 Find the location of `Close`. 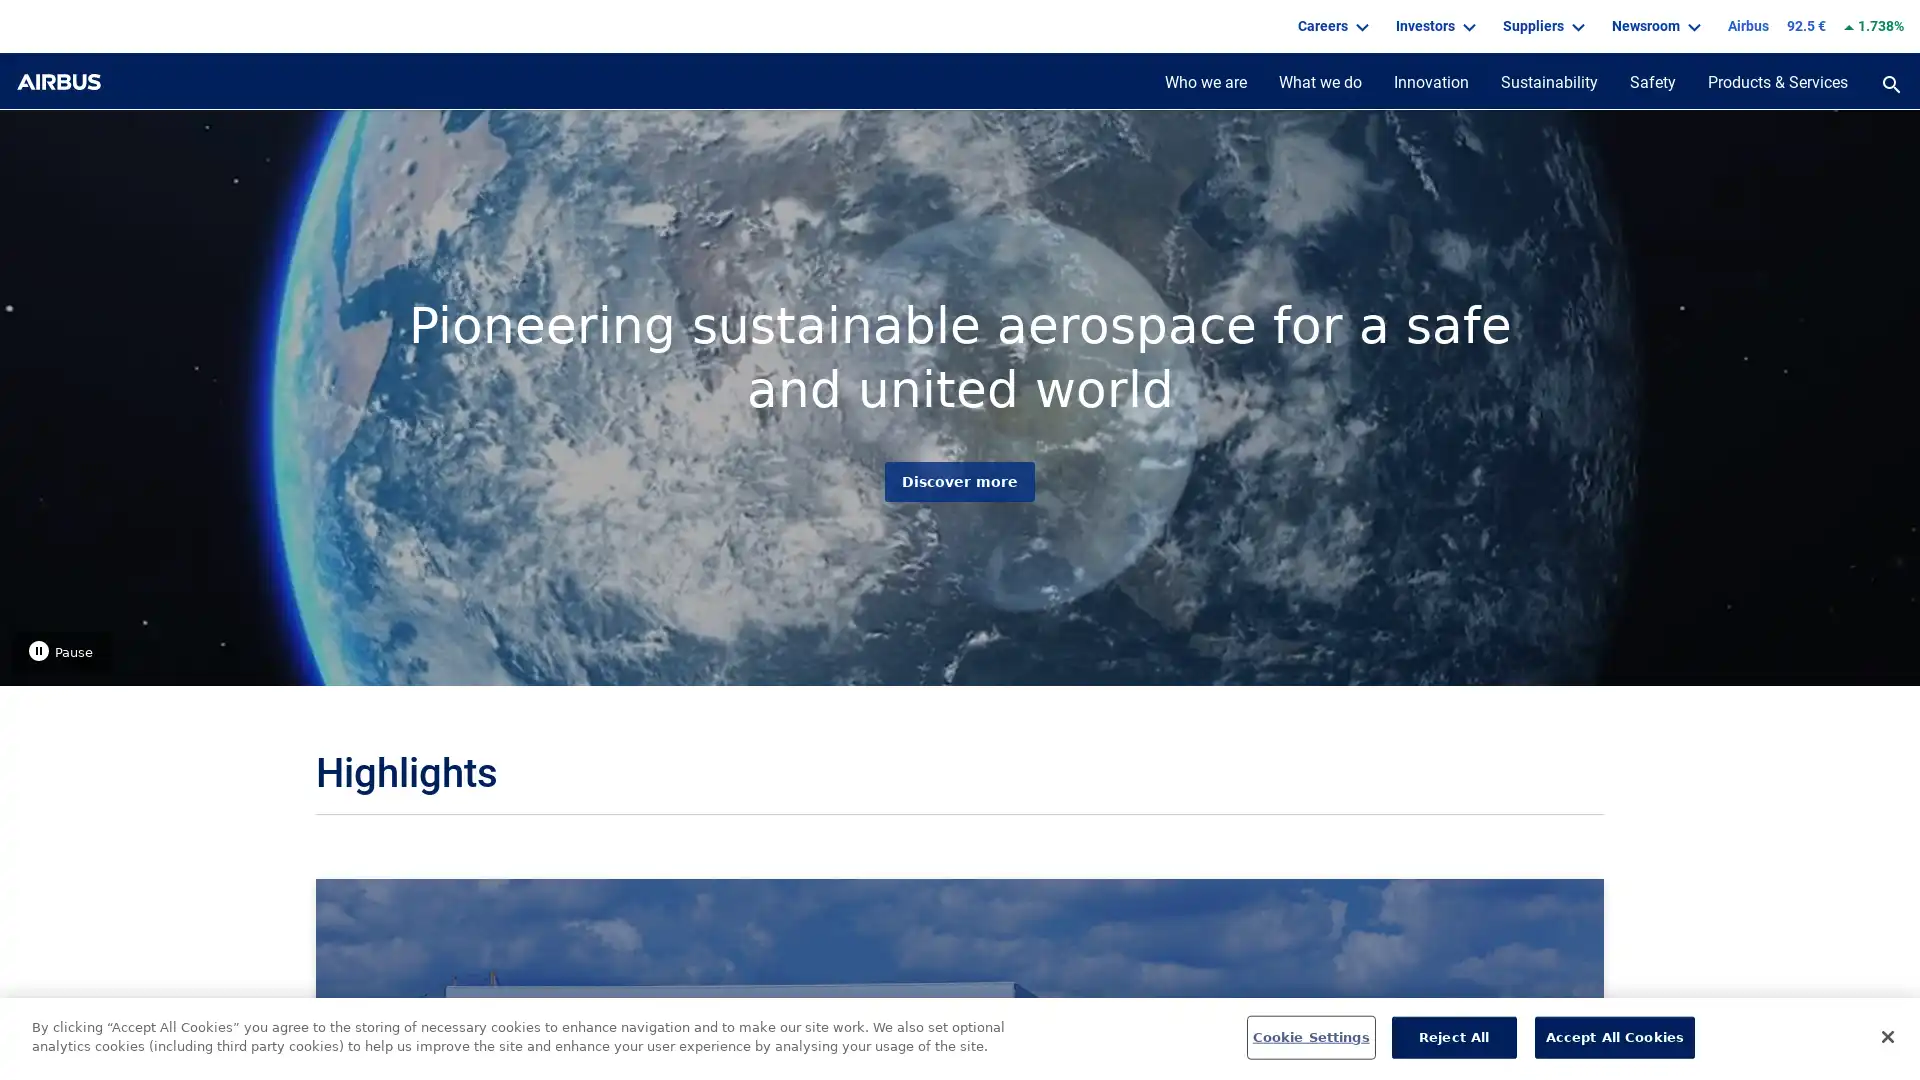

Close is located at coordinates (1886, 1035).